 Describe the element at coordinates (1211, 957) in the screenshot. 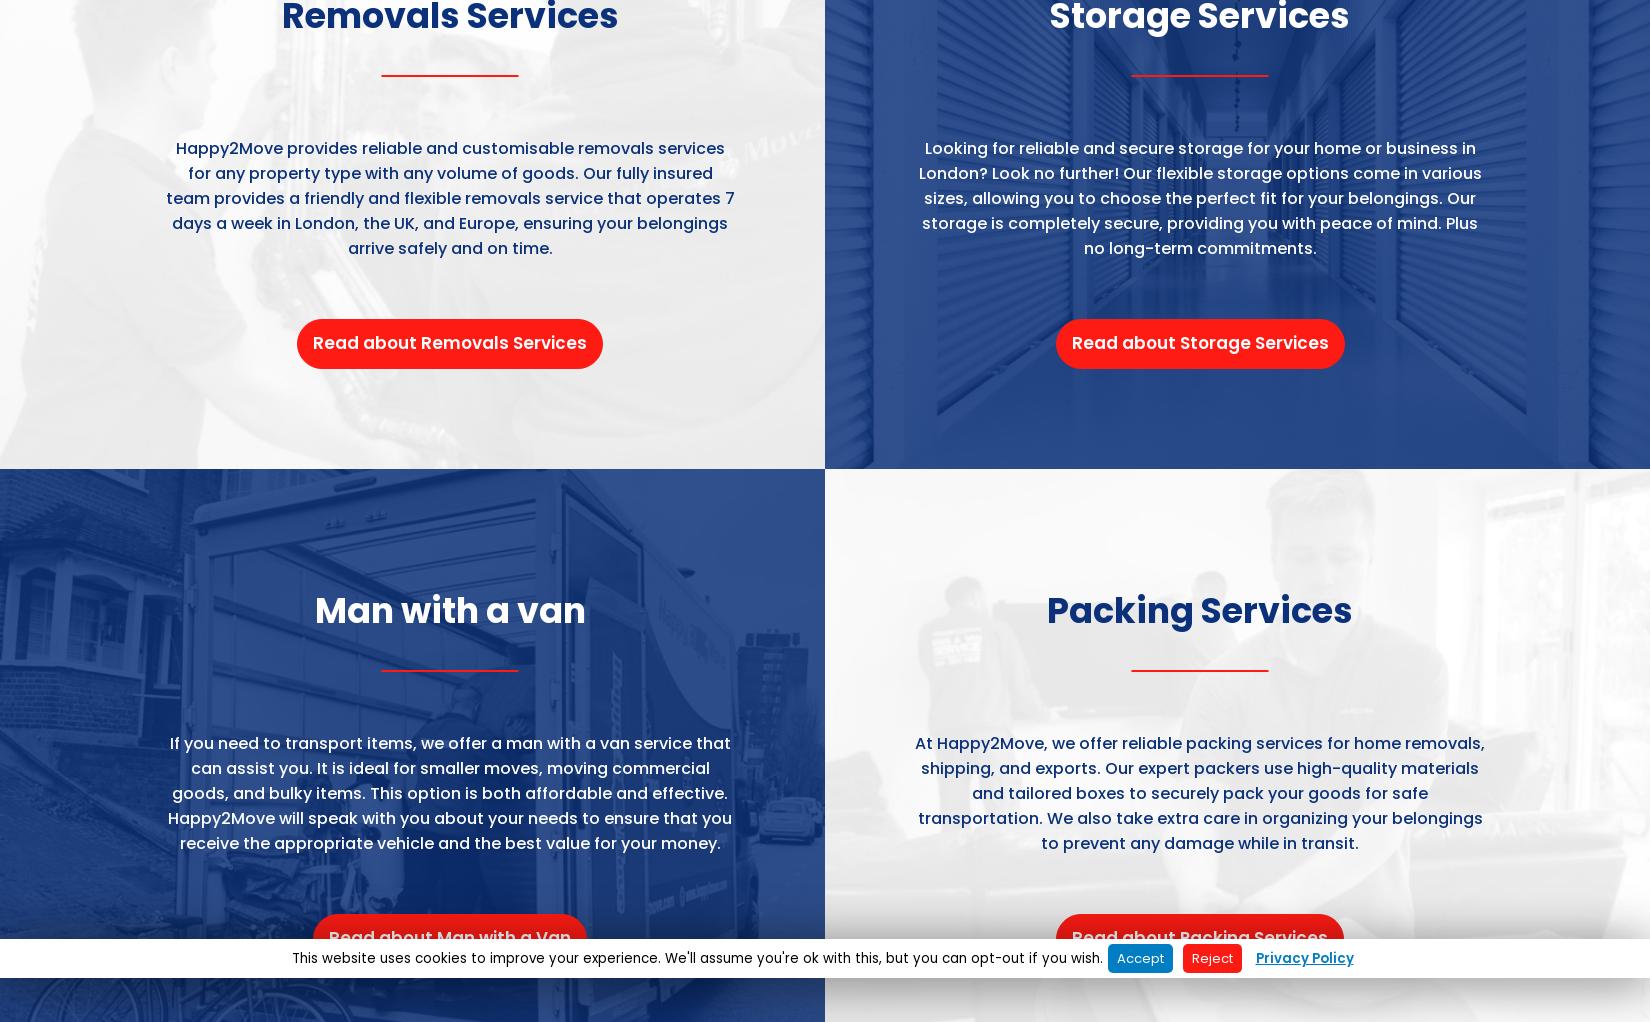

I see `'Reject'` at that location.